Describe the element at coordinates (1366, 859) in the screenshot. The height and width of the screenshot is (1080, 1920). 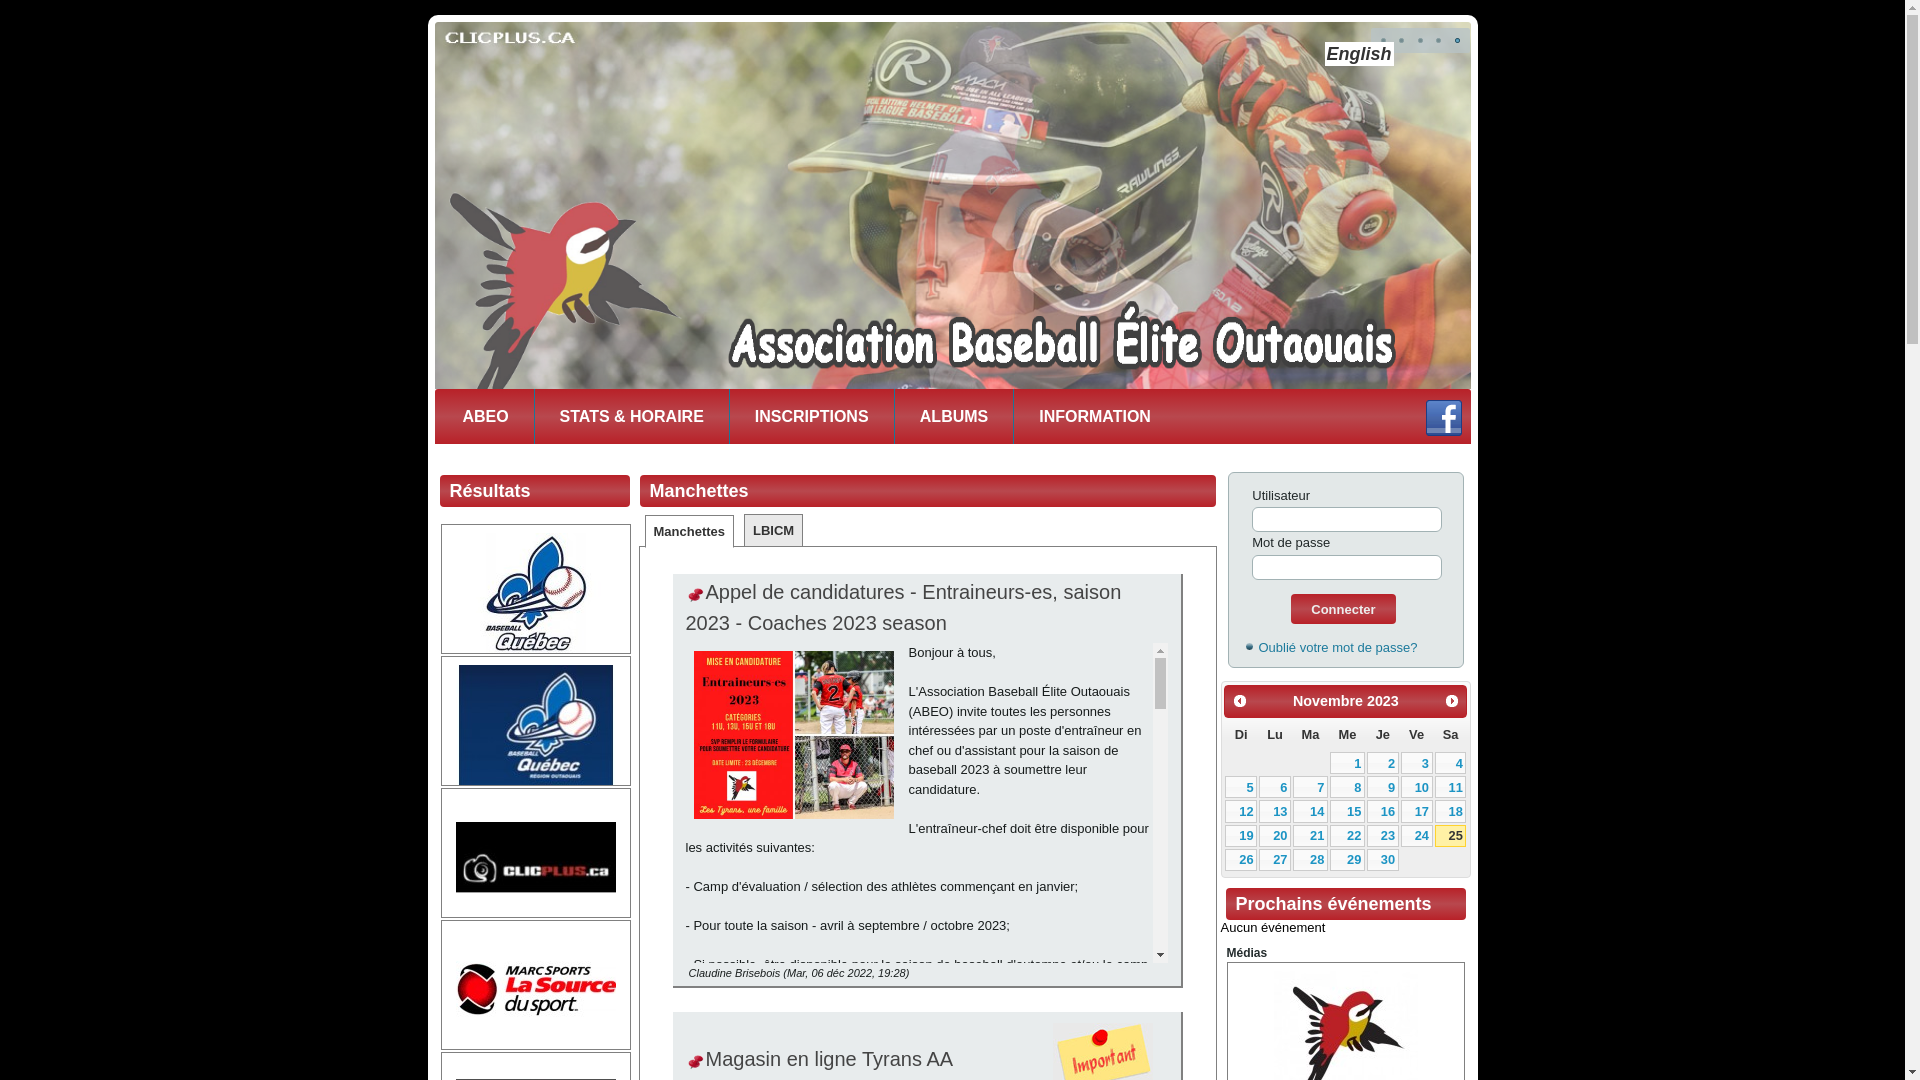
I see `'30'` at that location.